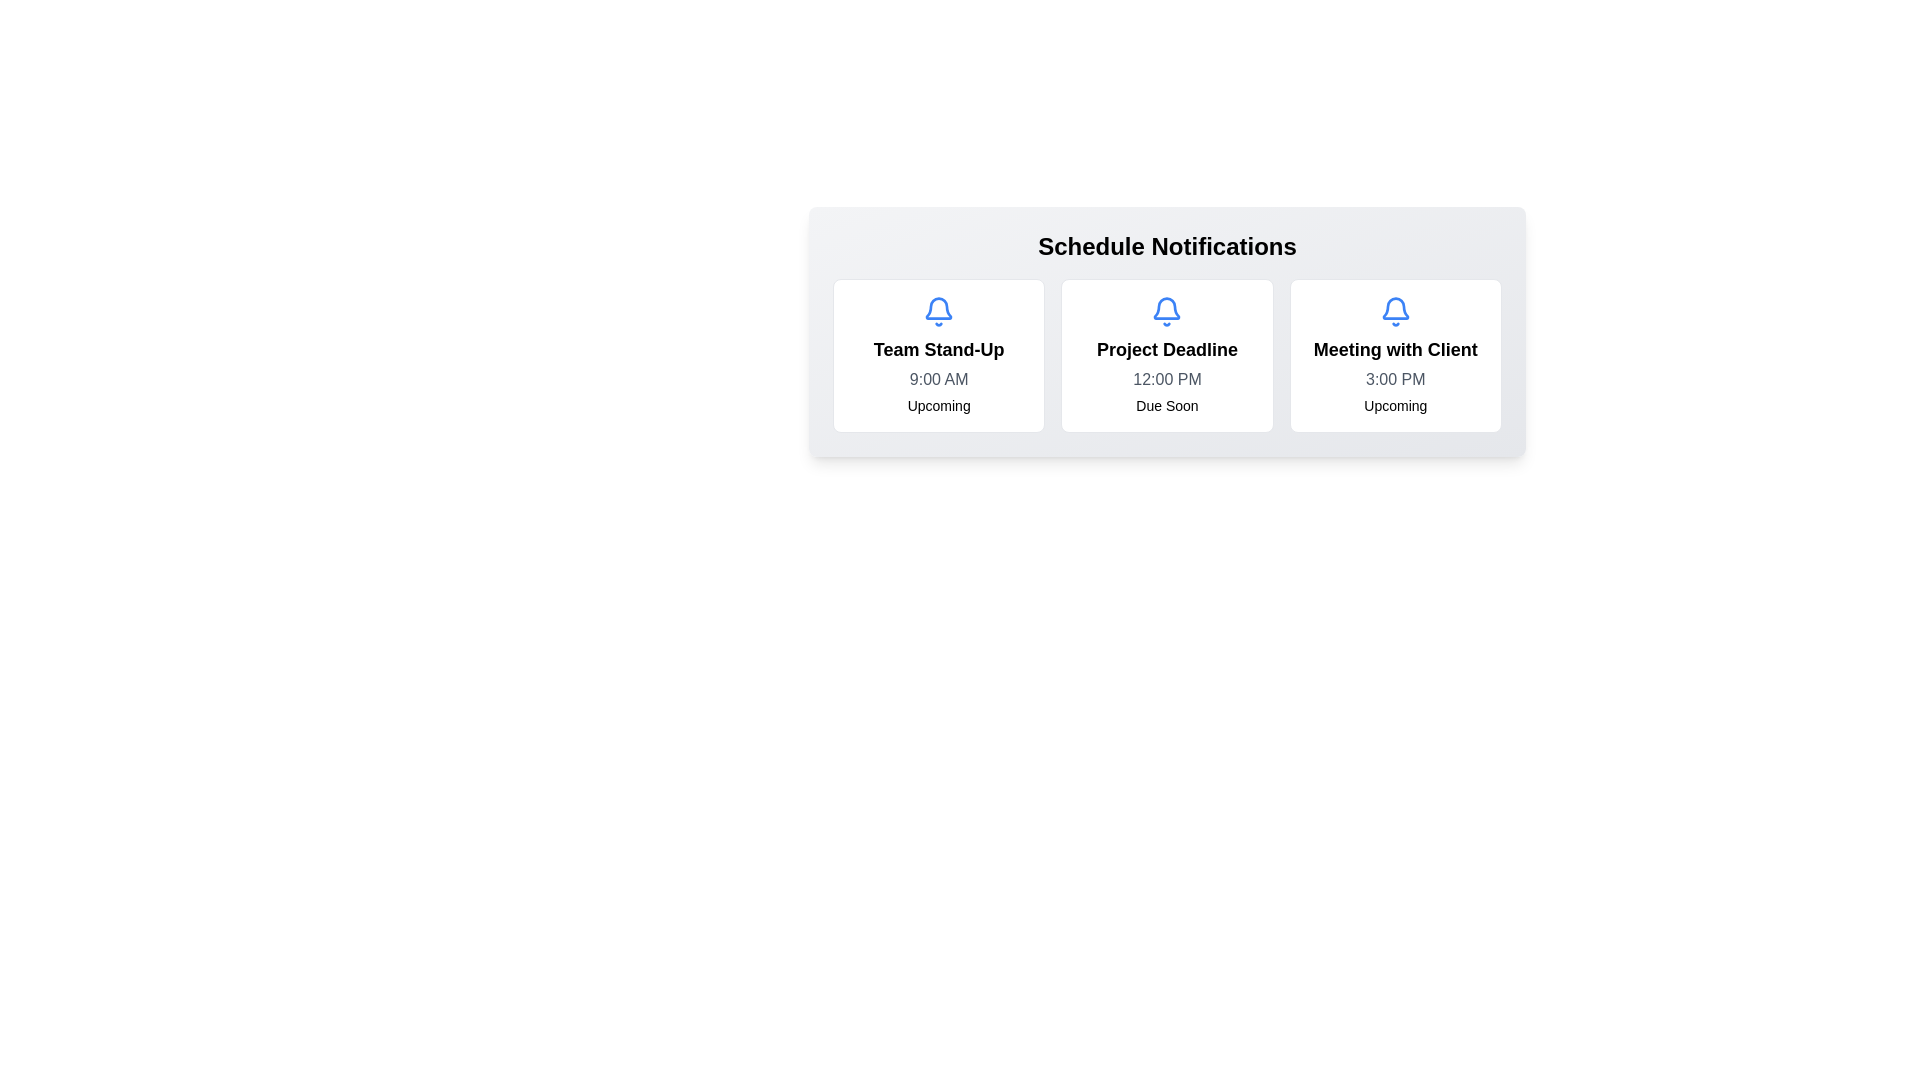  I want to click on the upper bell portion of the notification icon in the second notification card under the 'Schedule Notifications' heading, so click(1394, 308).